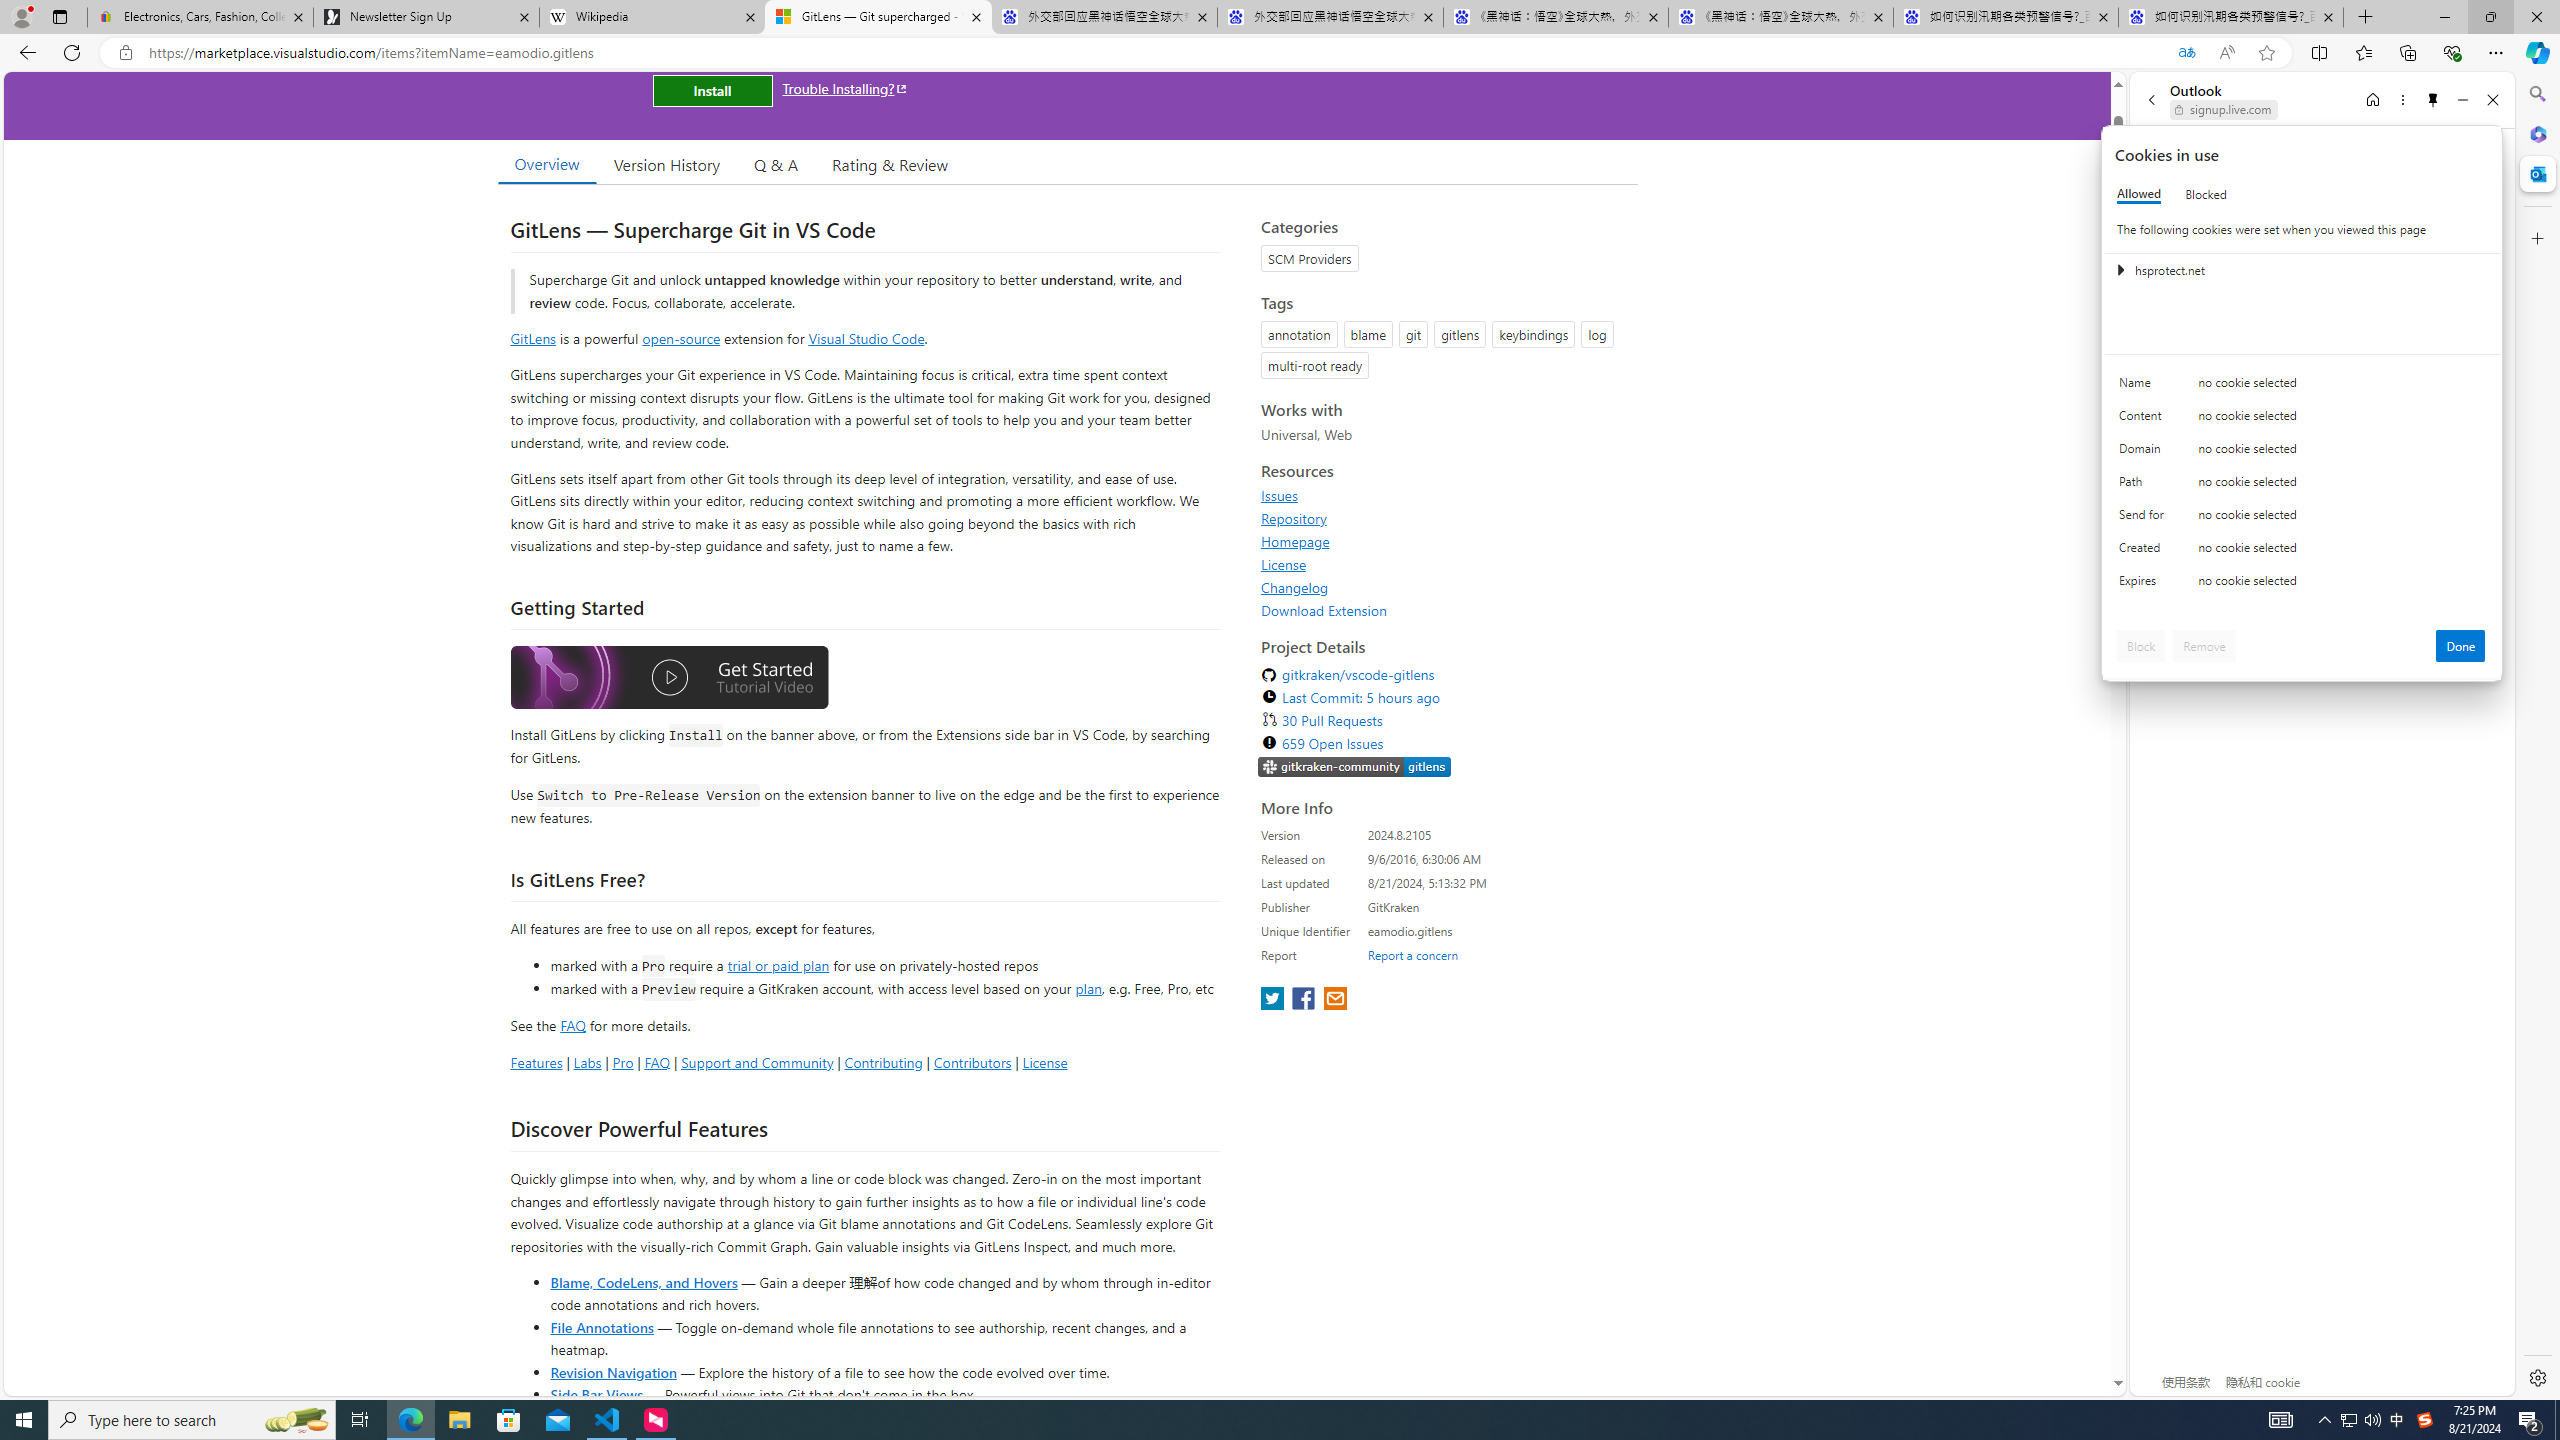  What do you see at coordinates (533, 337) in the screenshot?
I see `'GitLens'` at bounding box center [533, 337].